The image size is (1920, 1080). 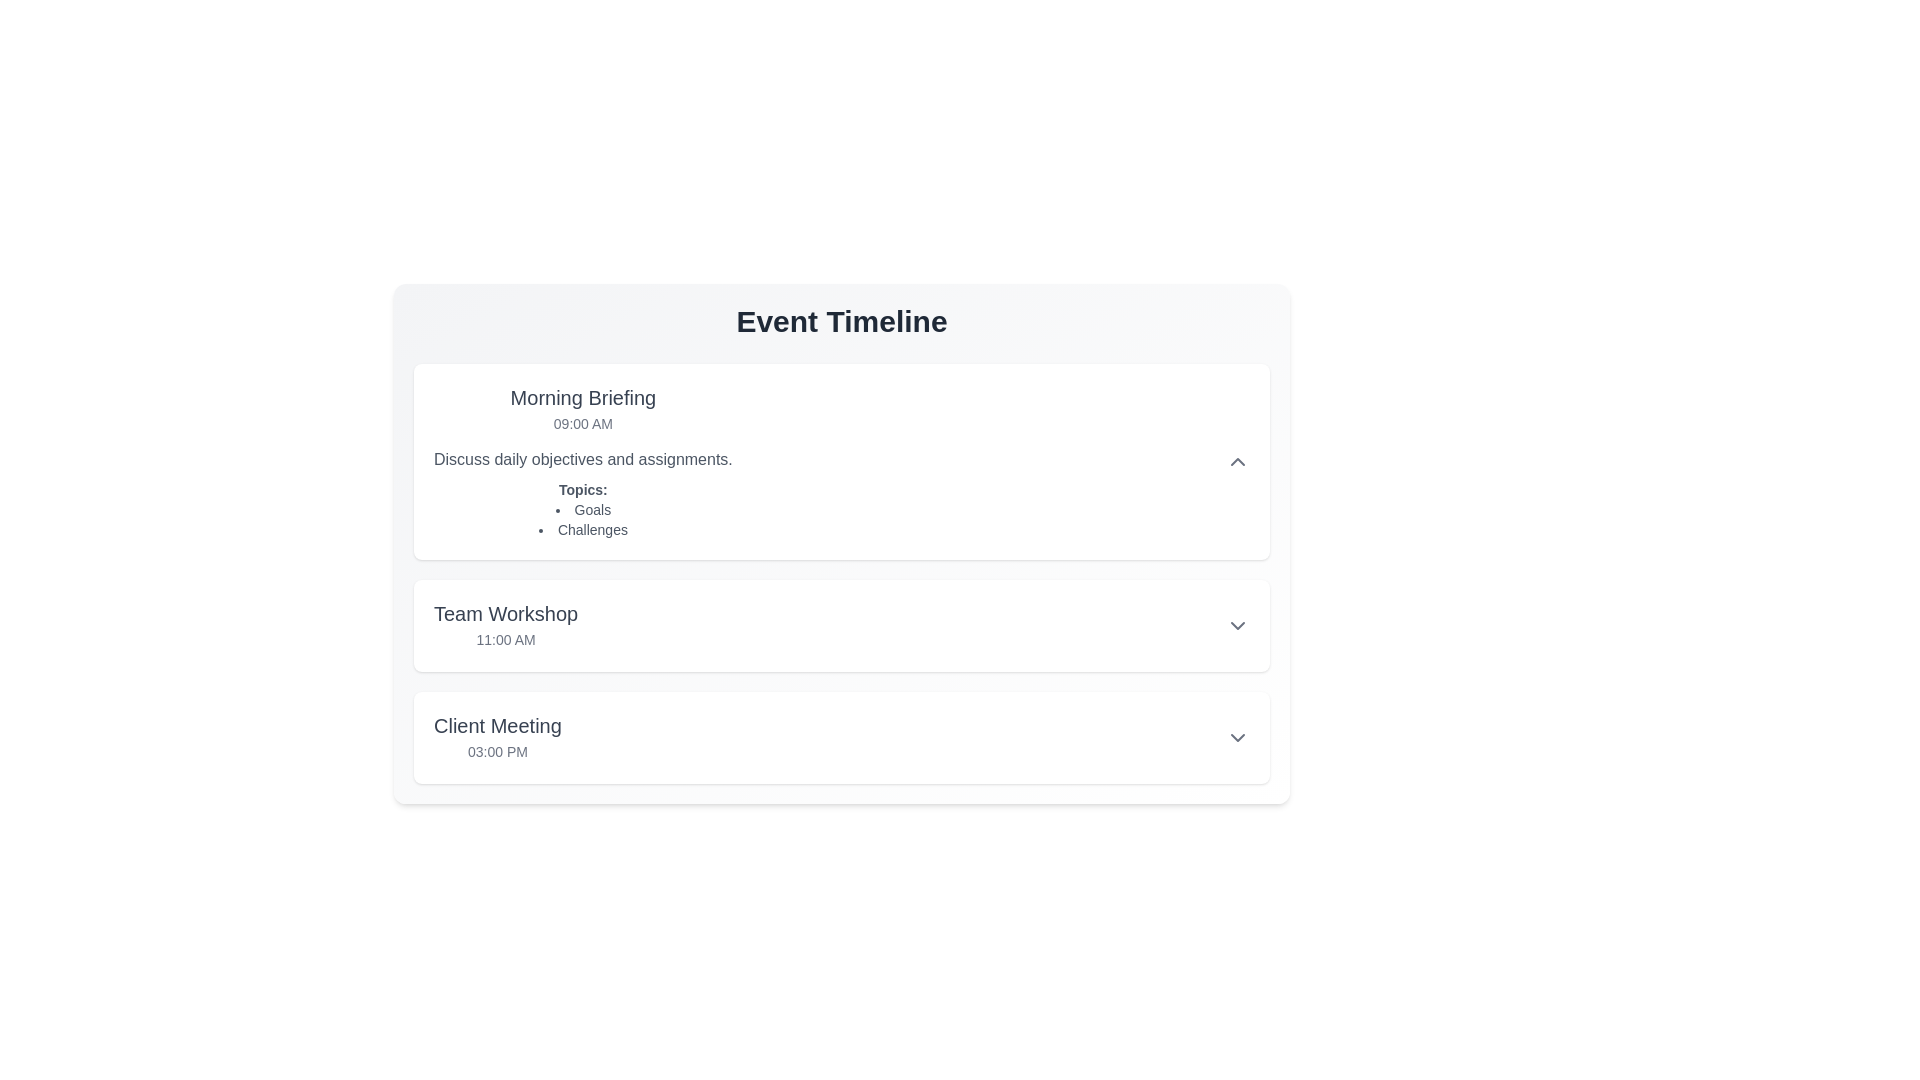 I want to click on the static text displaying '09:00 AM' for the 'Morning Briefing' event, located below the header and above the description paragraph, so click(x=582, y=423).